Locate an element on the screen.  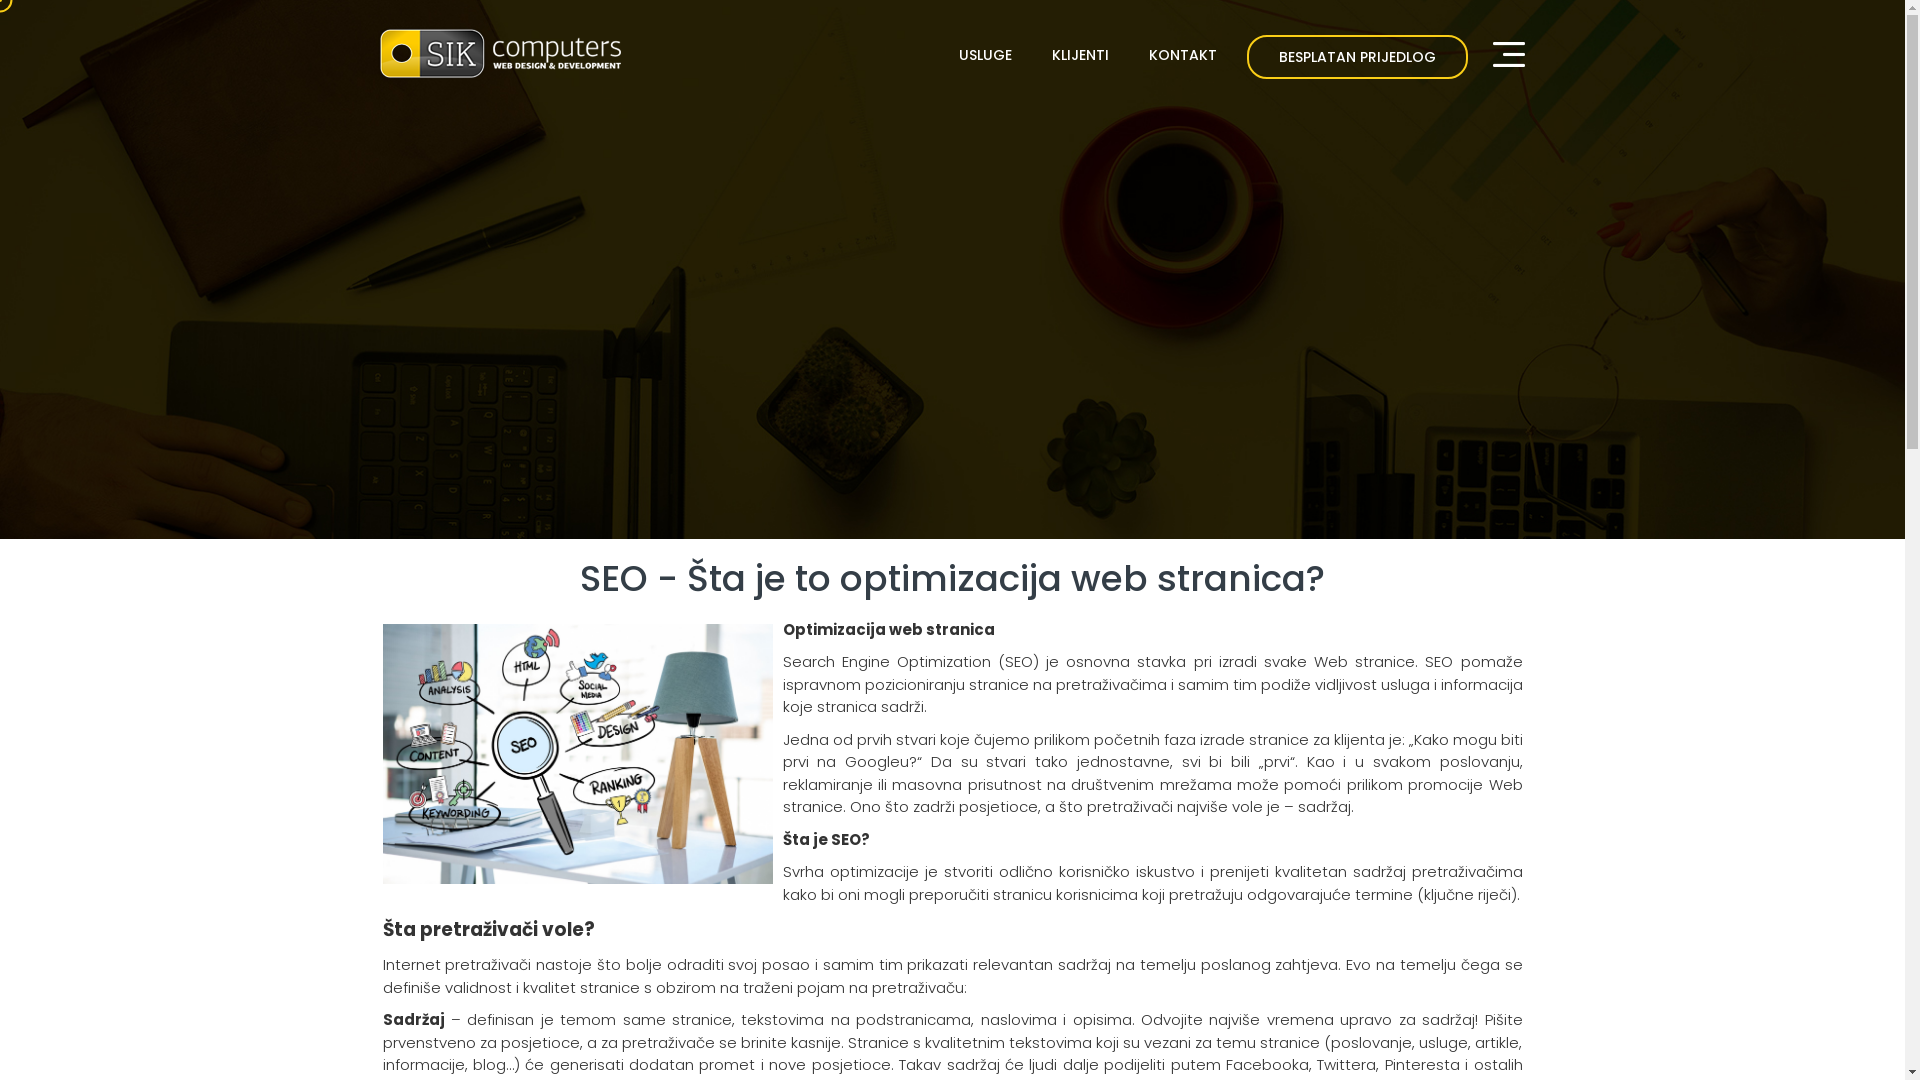
'KLIJENTI' is located at coordinates (1040, 53).